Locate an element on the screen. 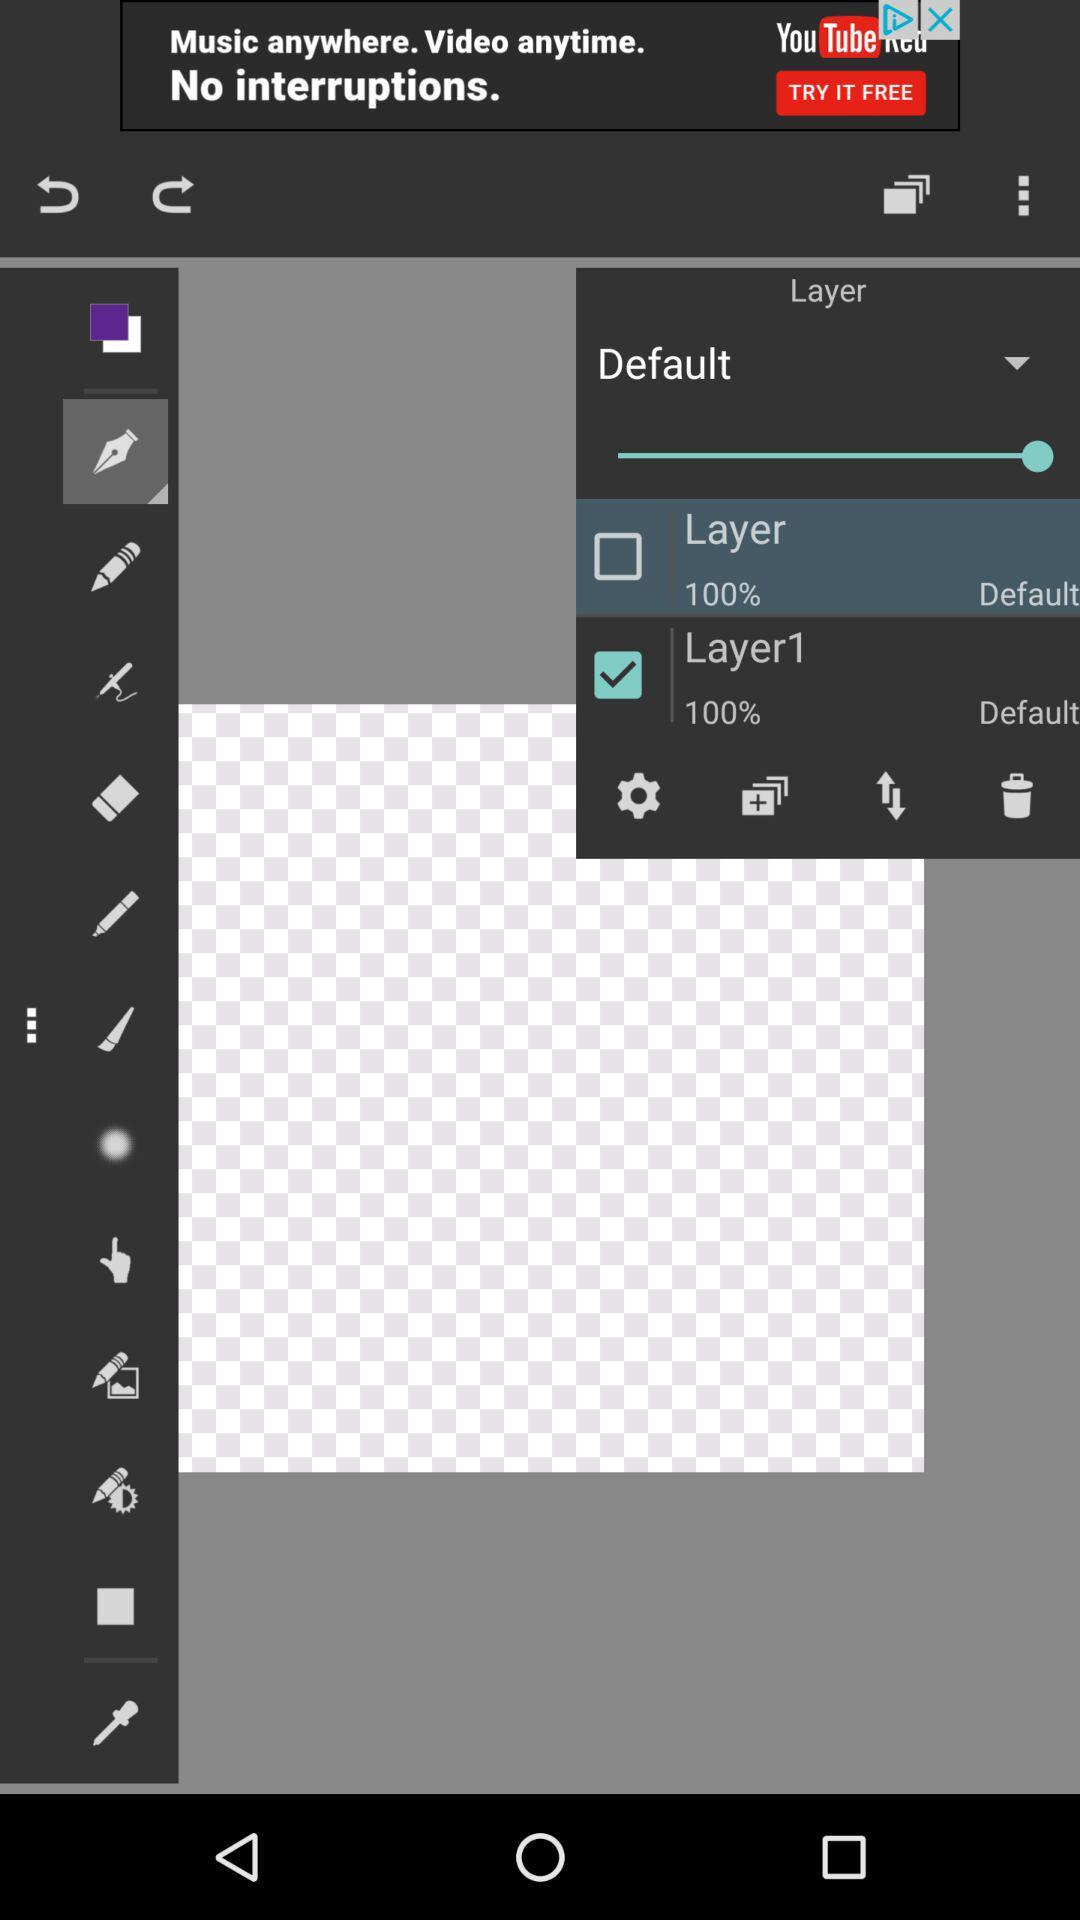 The width and height of the screenshot is (1080, 1920). the delete icon is located at coordinates (1017, 794).